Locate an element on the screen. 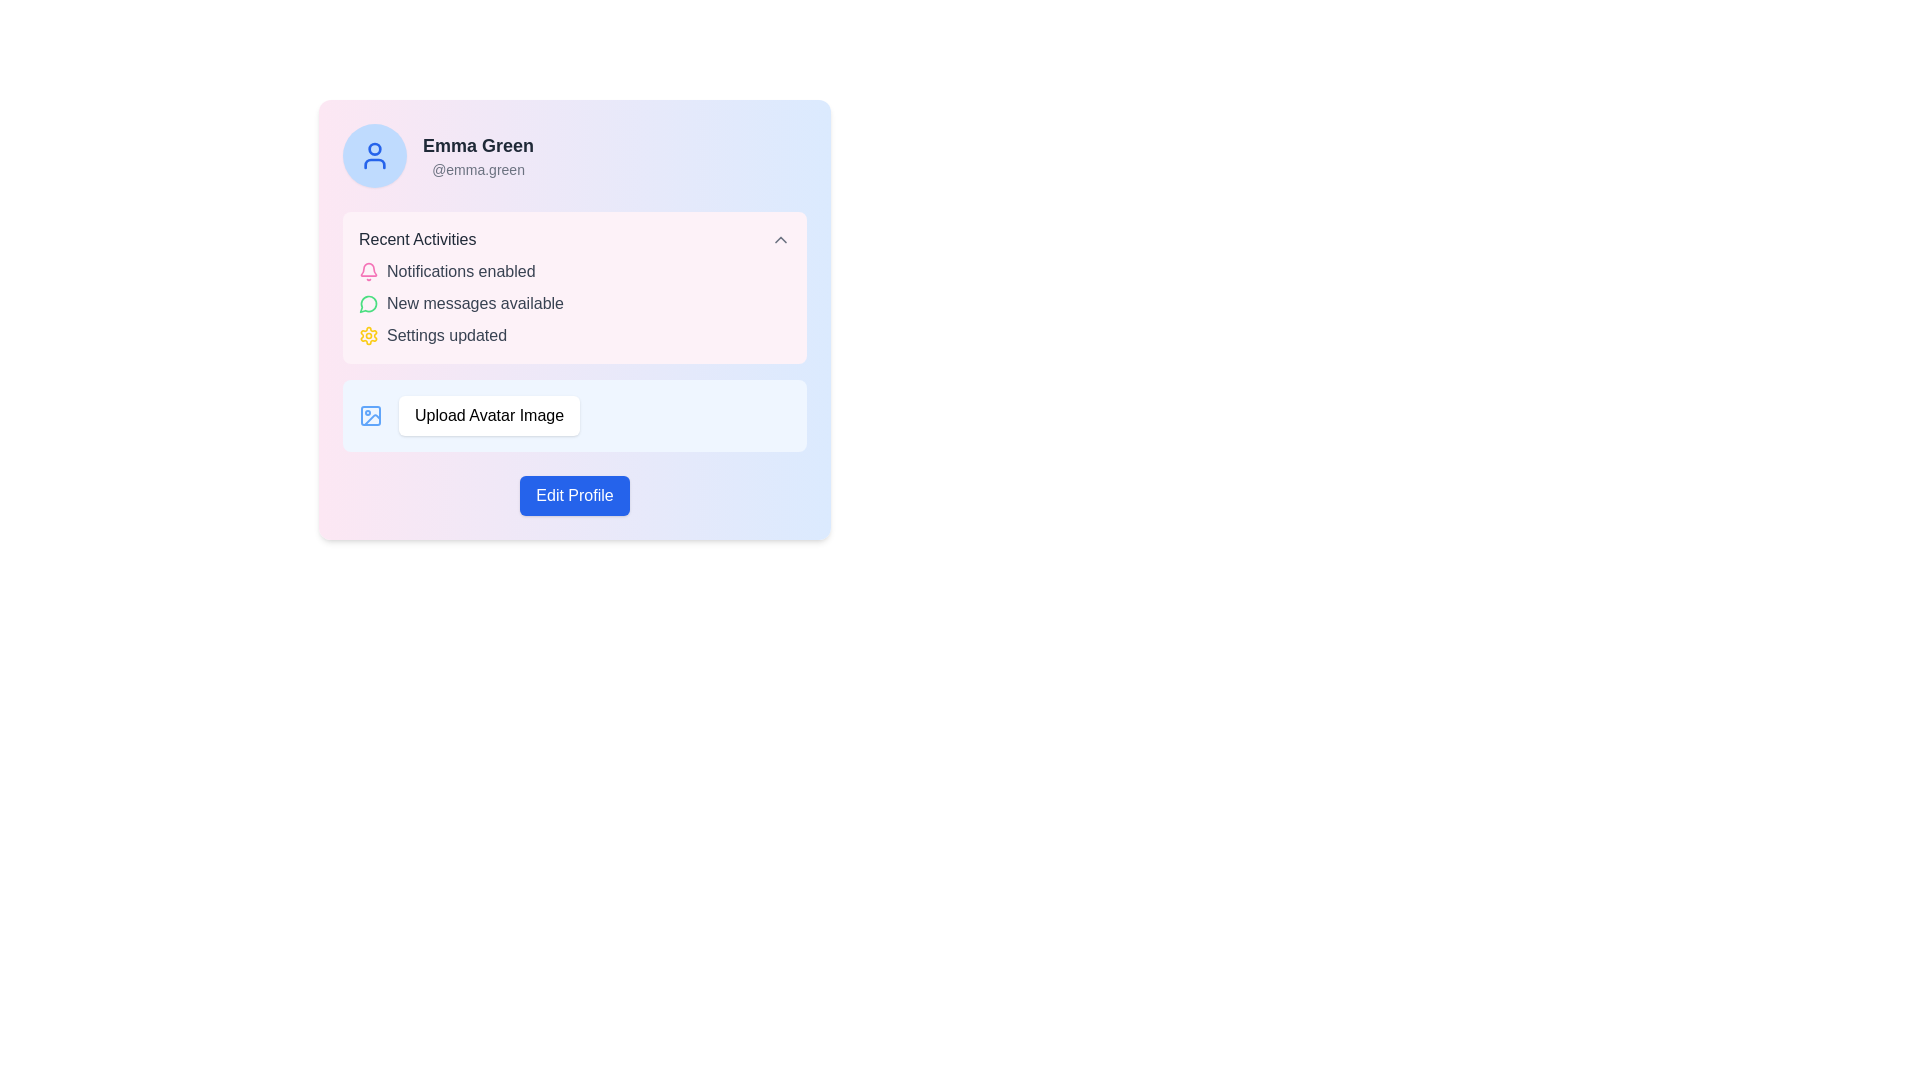 This screenshot has height=1080, width=1920. the button labeled 'Upload Avatar Image' is located at coordinates (489, 415).